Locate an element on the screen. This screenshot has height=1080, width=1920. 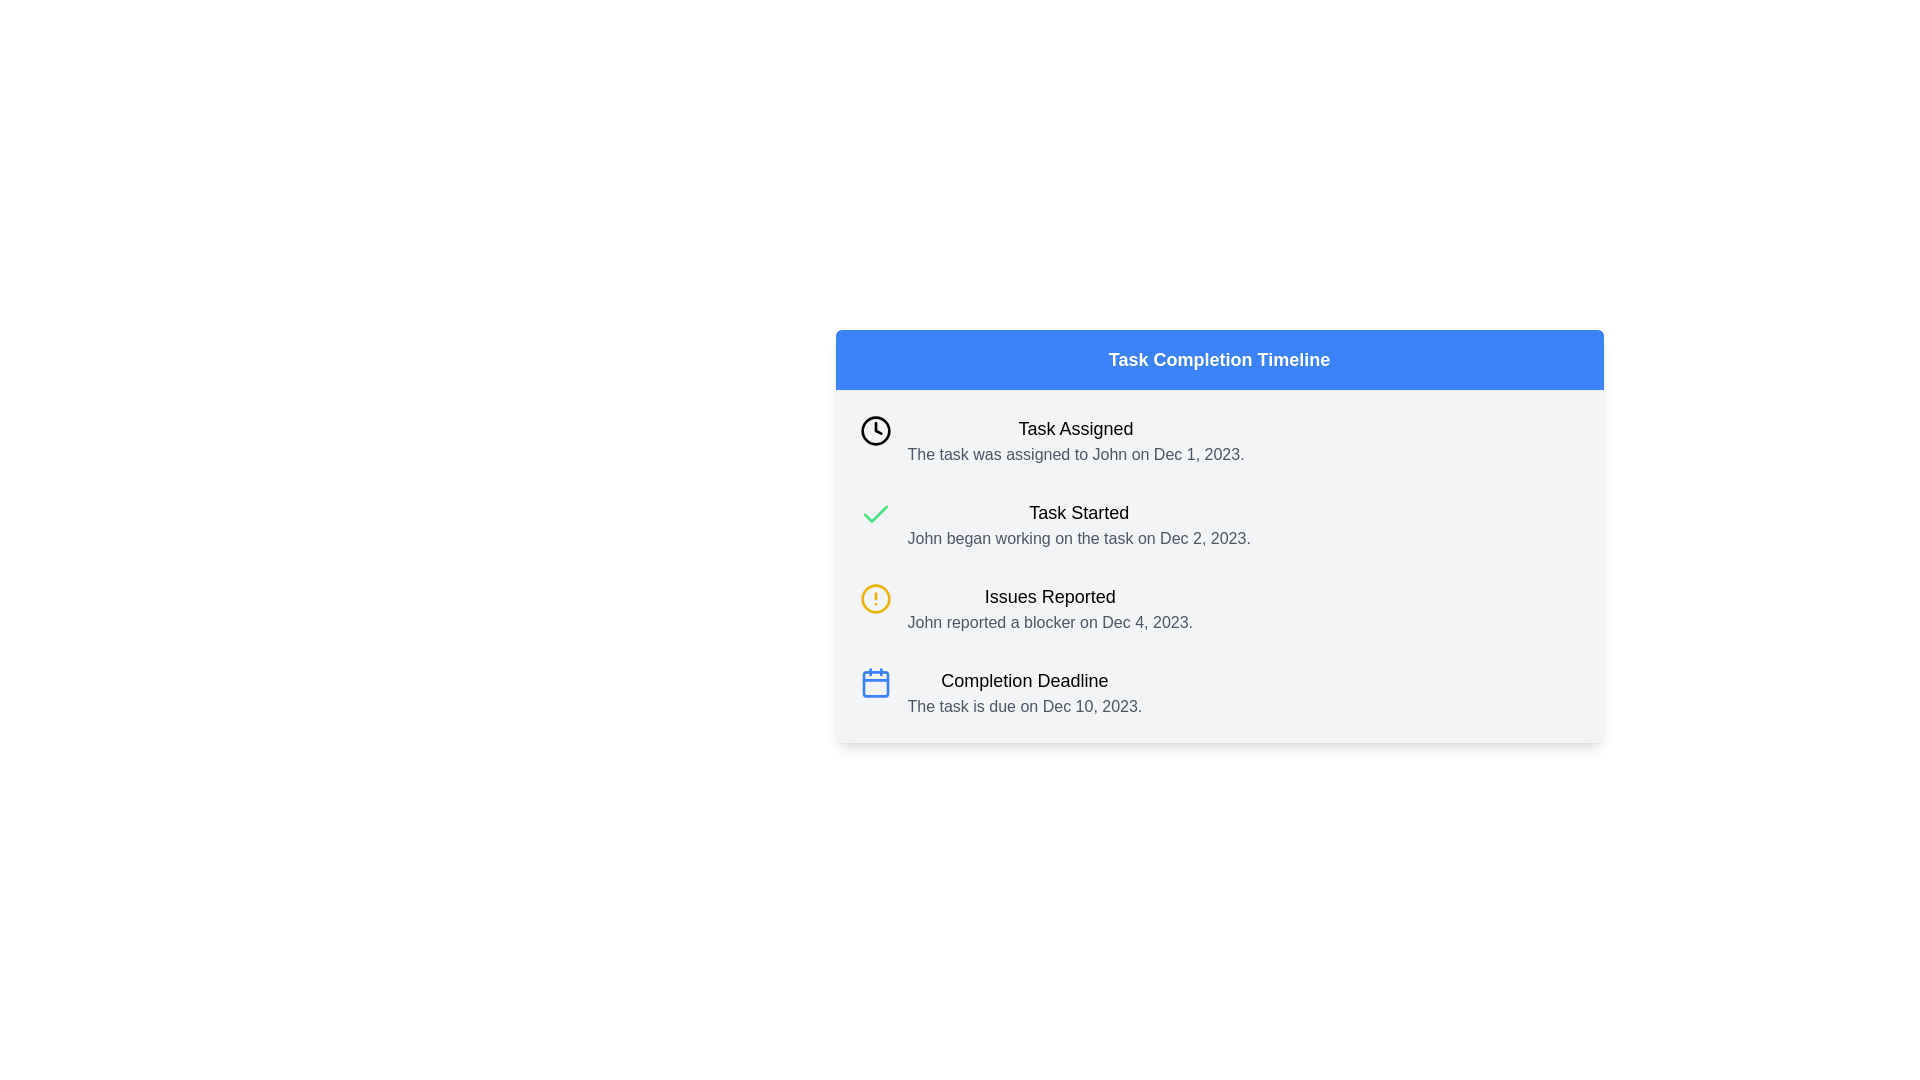
contents of the Information Panel titled 'Task Completion Timeline', which is centrally located within the viewport and contains subsections for 'Task Assigned', 'Task Started', 'Issues Reported', and 'Completion Deadline' is located at coordinates (1218, 535).